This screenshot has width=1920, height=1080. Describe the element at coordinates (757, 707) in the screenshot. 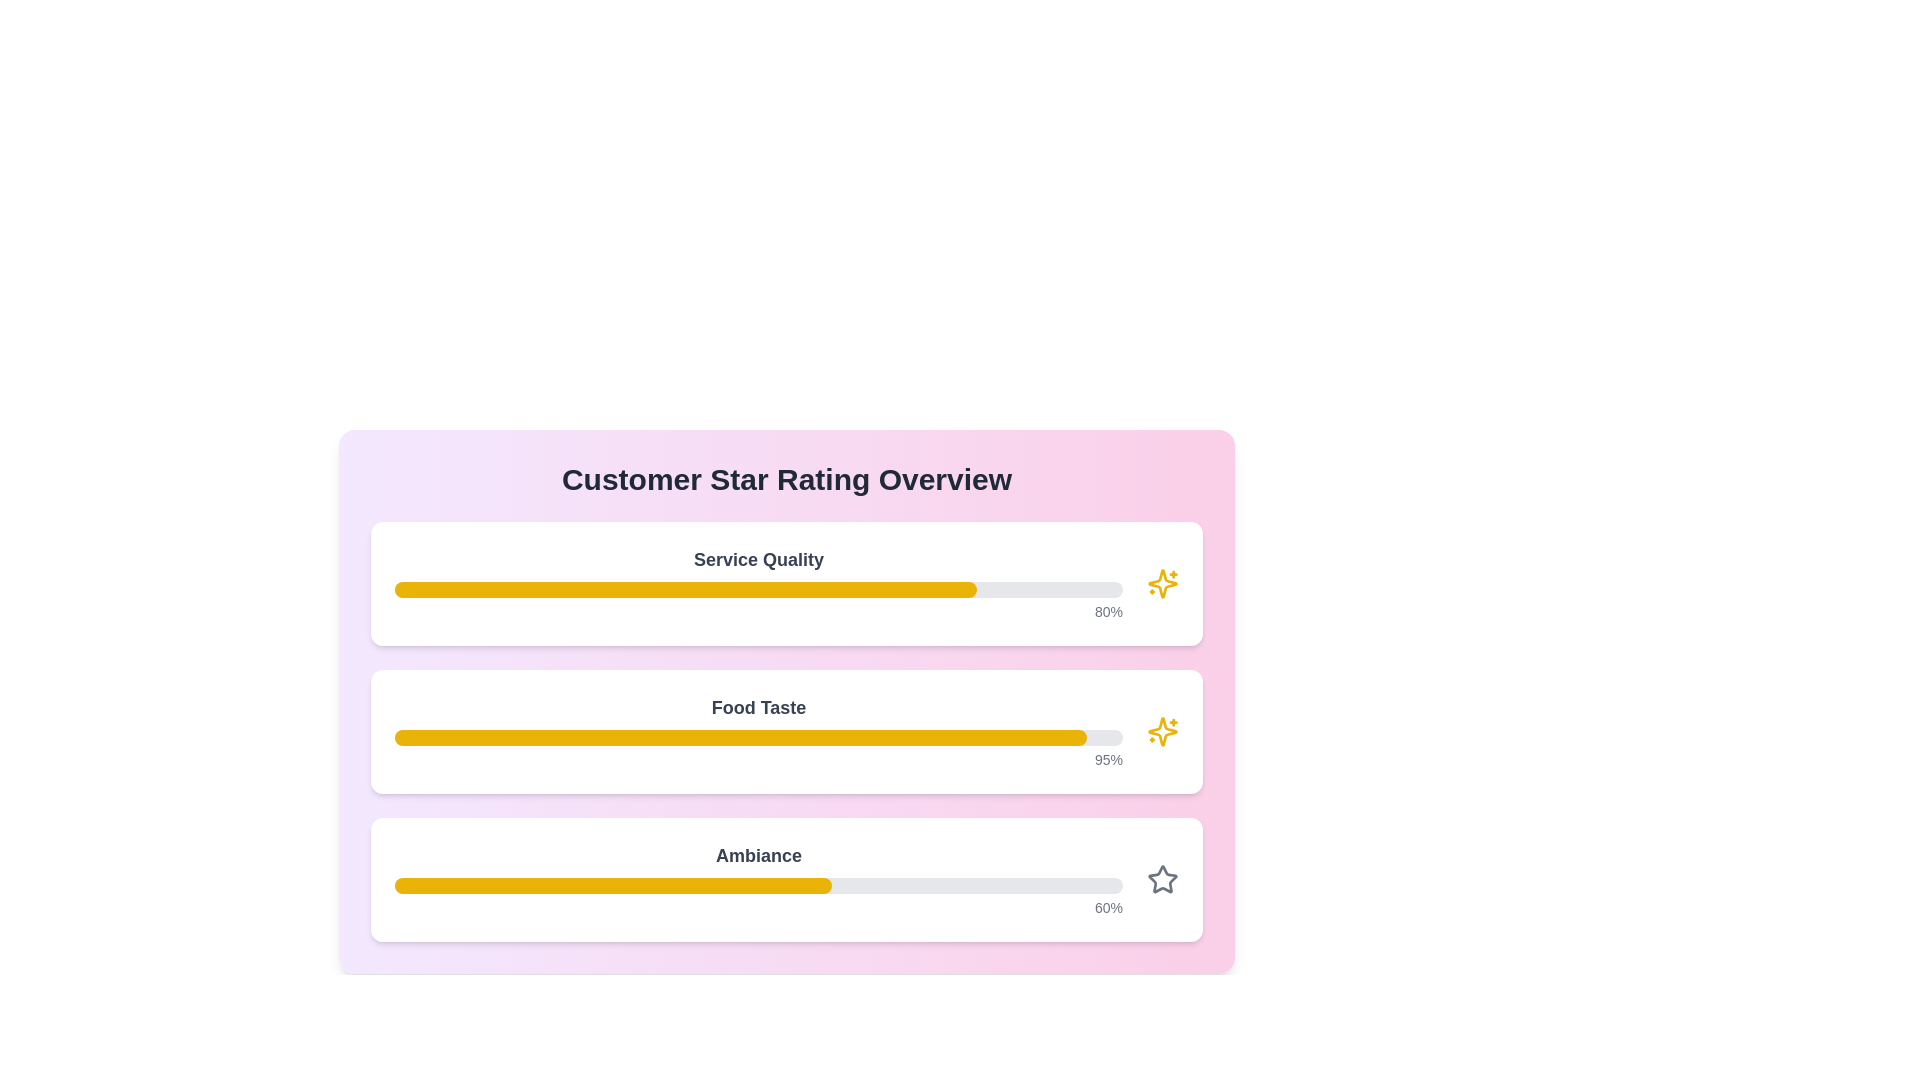

I see `the Text Label that describes the rating category for the associated progress bar, located in the second section of rating items, positioned above the progress bar and below 'Service Quality'` at that location.